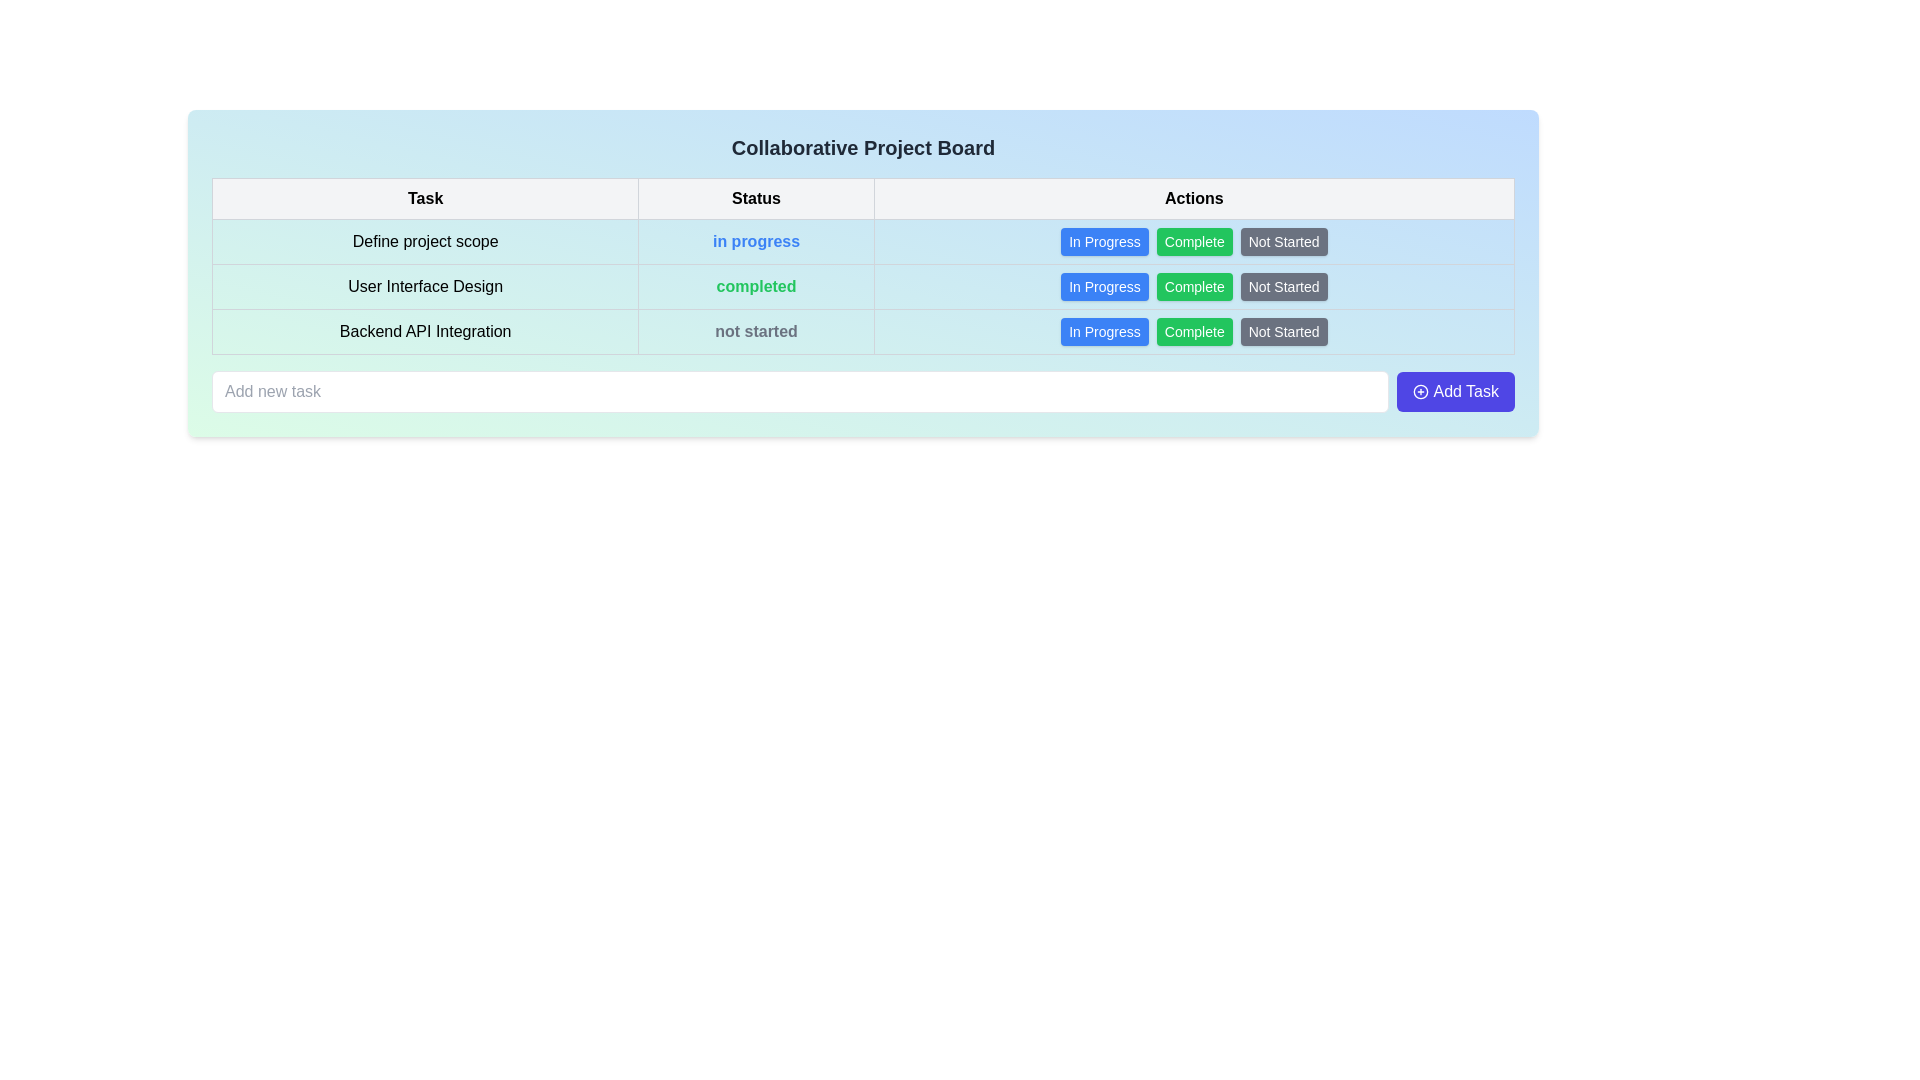 This screenshot has height=1080, width=1920. Describe the element at coordinates (424, 330) in the screenshot. I see `the static label displaying 'Backend API Integration' located in the third row under the 'Task' column of the table` at that location.